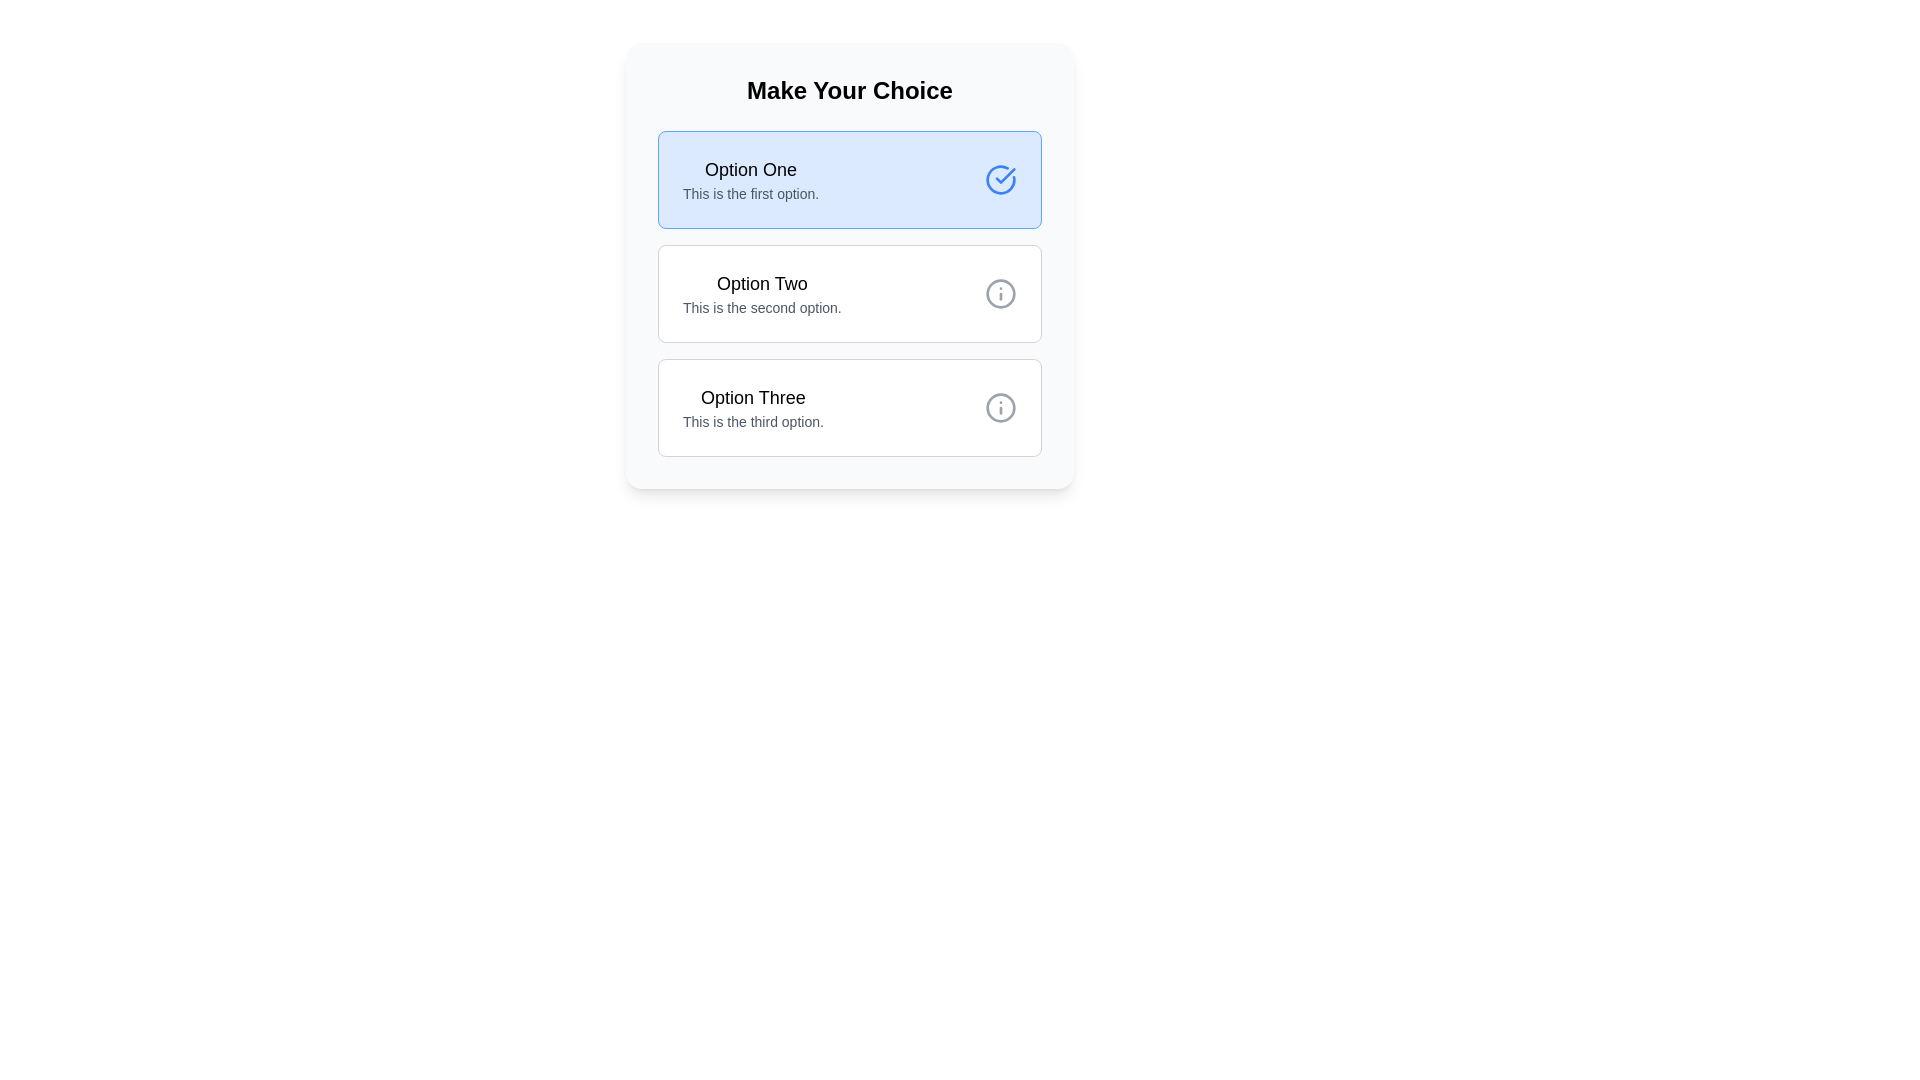  Describe the element at coordinates (1001, 293) in the screenshot. I see `the informational indicator icon located in the top-right corner of the card labeled 'Option Two'` at that location.